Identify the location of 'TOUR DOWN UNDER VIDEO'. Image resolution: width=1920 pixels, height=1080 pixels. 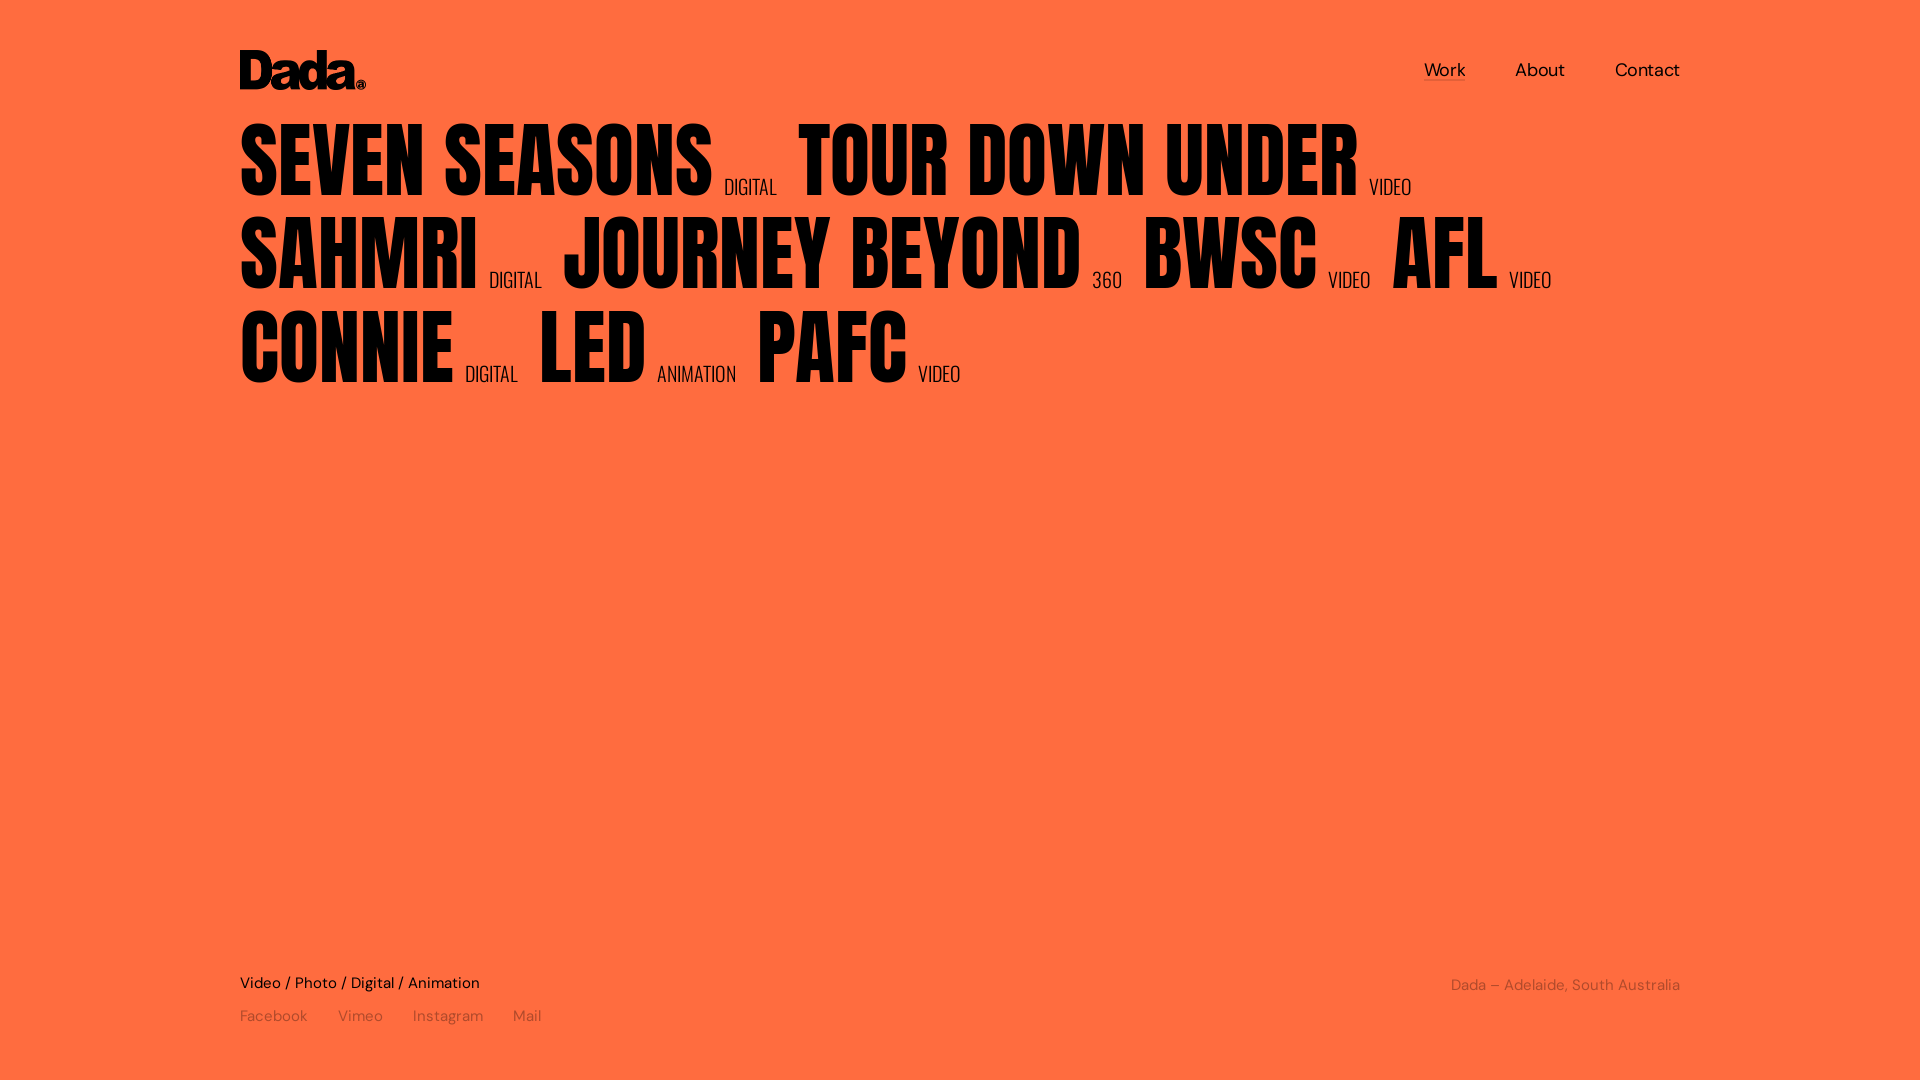
(1113, 165).